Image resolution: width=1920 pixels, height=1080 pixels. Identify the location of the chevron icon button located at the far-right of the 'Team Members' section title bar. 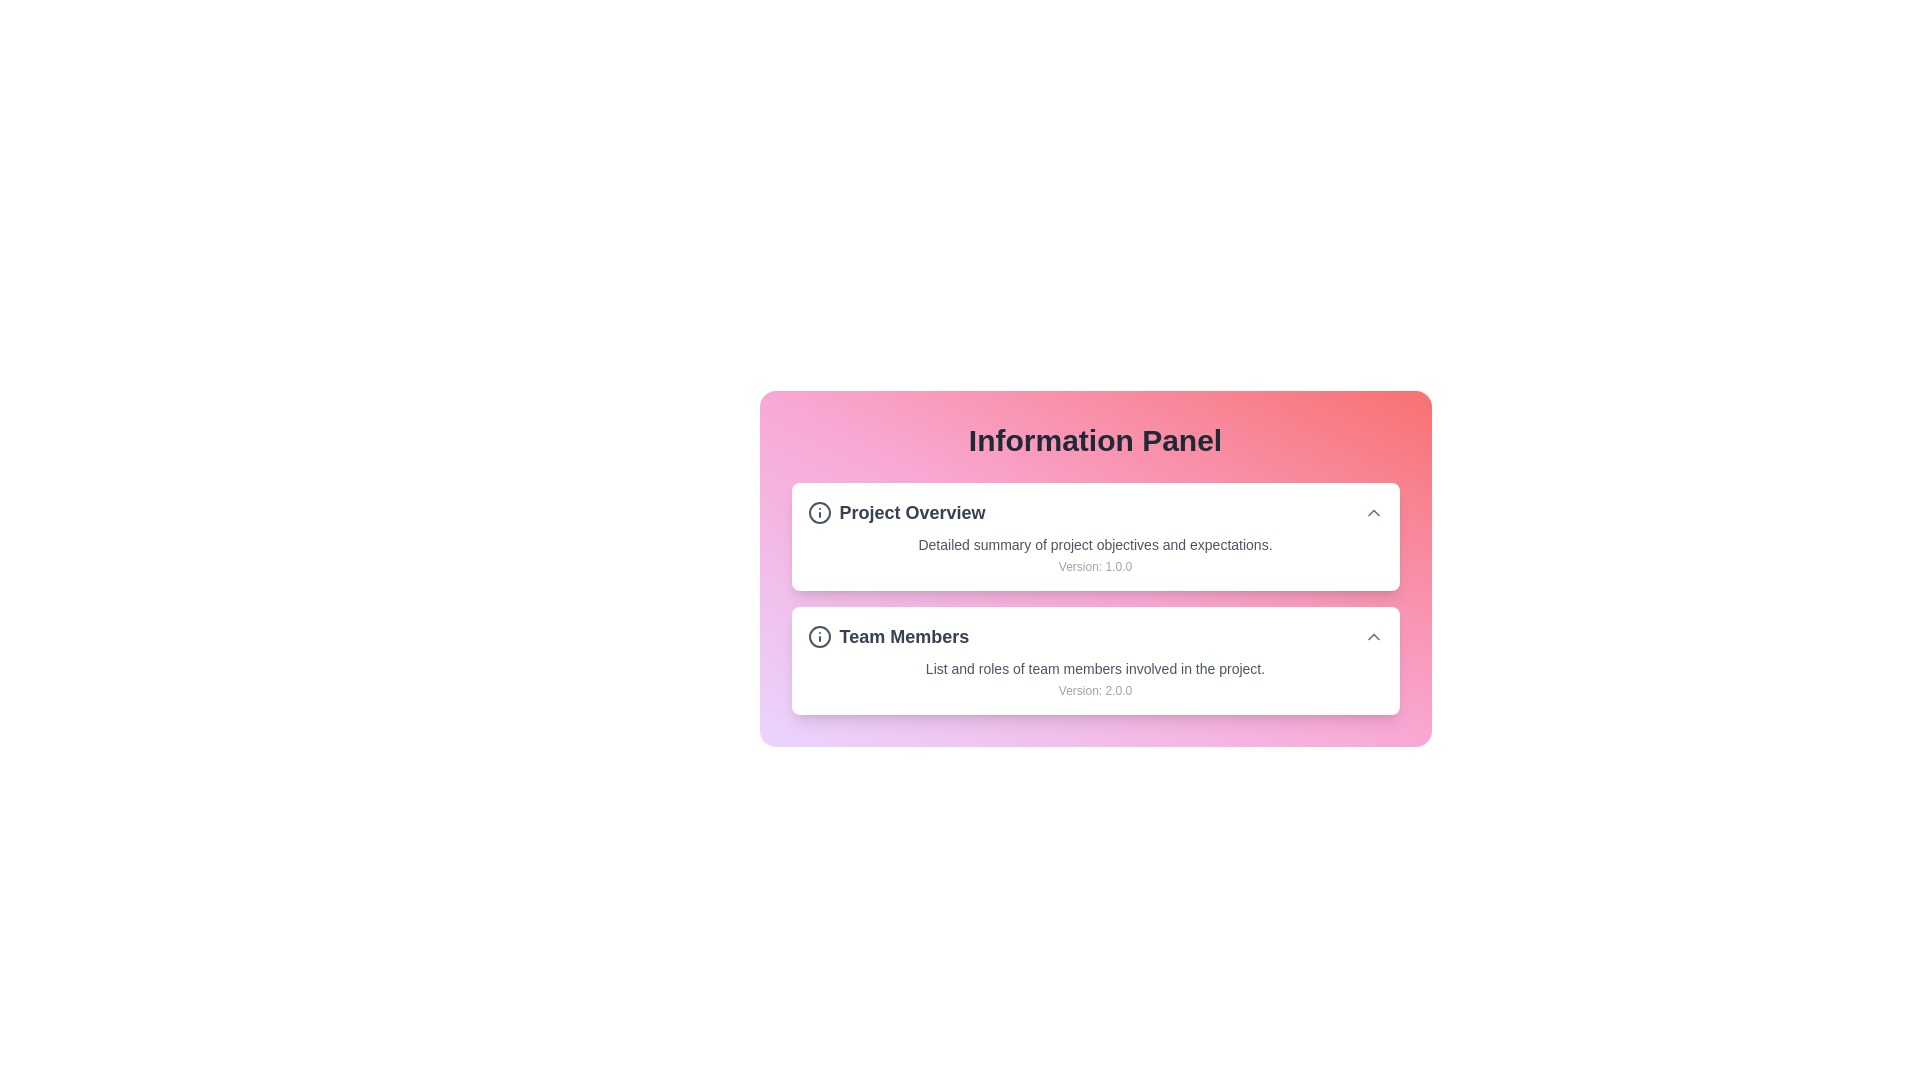
(1372, 636).